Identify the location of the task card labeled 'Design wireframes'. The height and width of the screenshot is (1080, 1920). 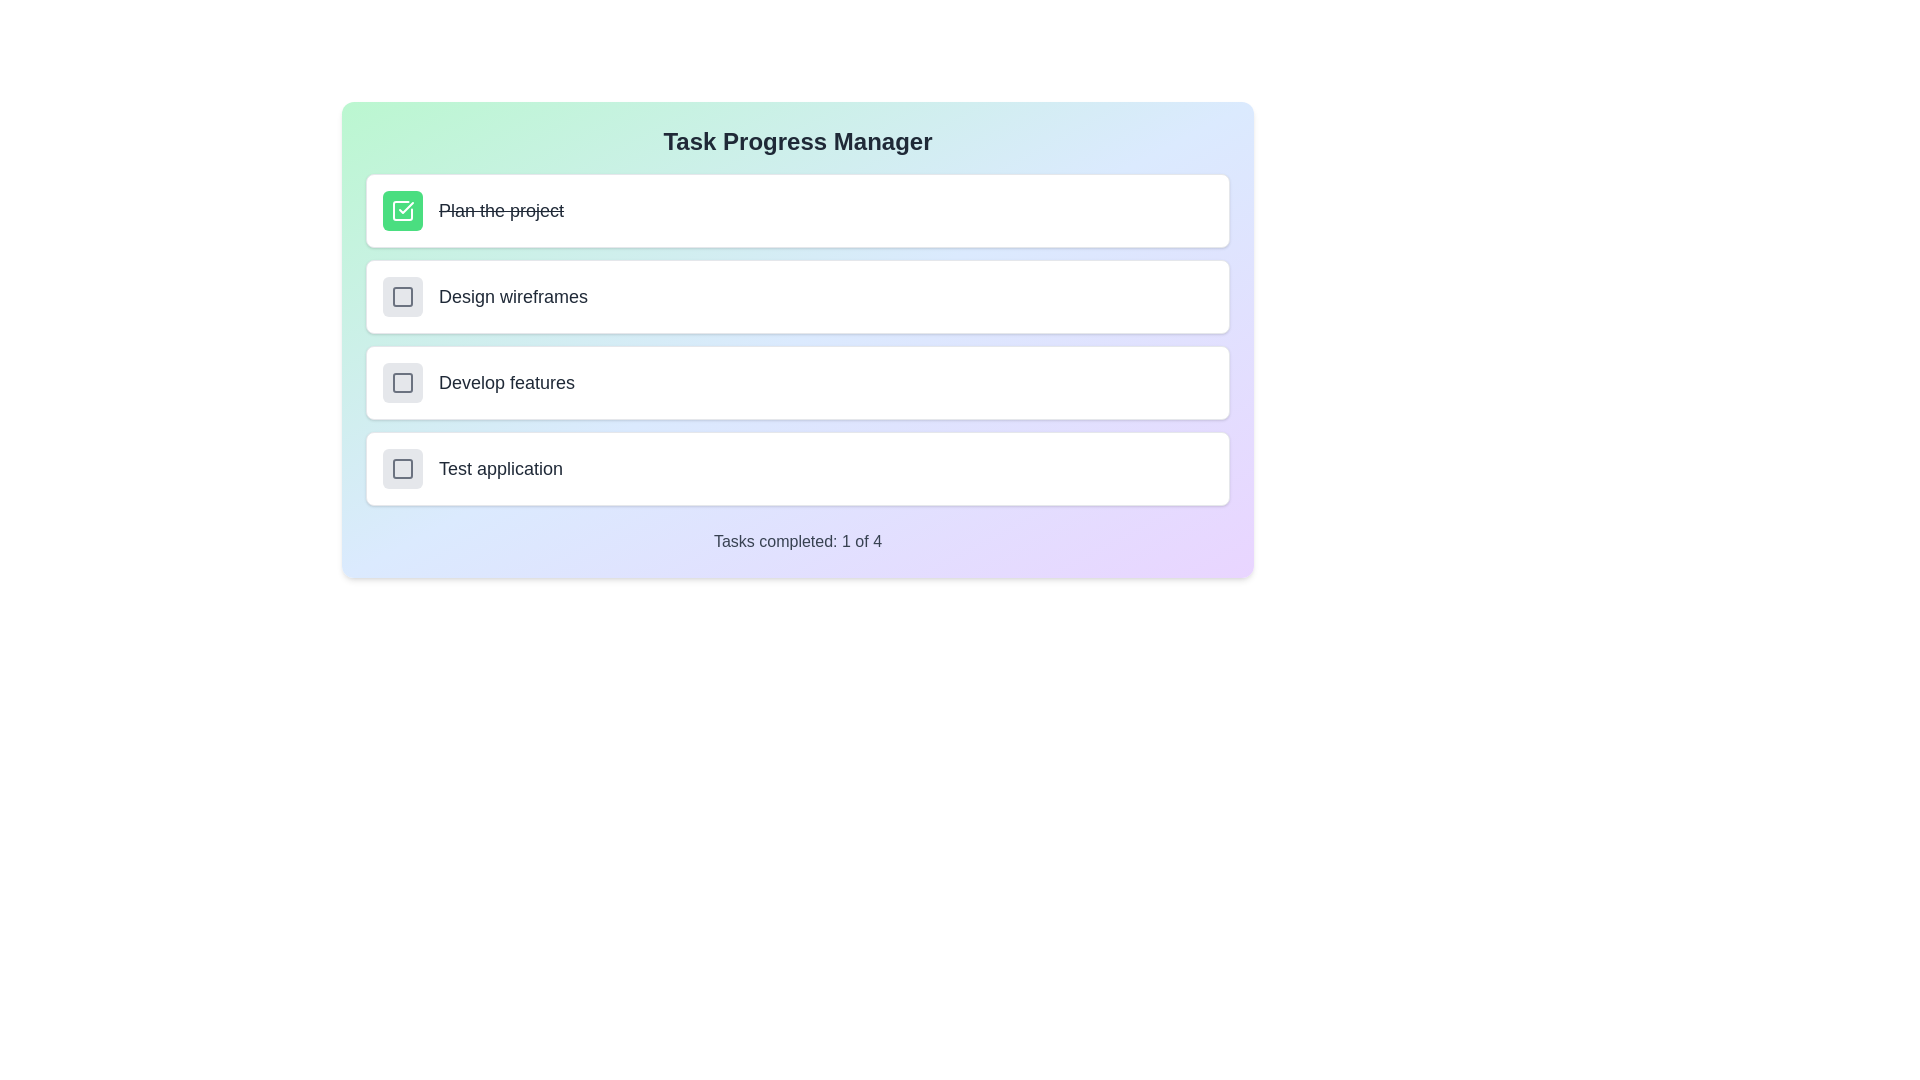
(796, 297).